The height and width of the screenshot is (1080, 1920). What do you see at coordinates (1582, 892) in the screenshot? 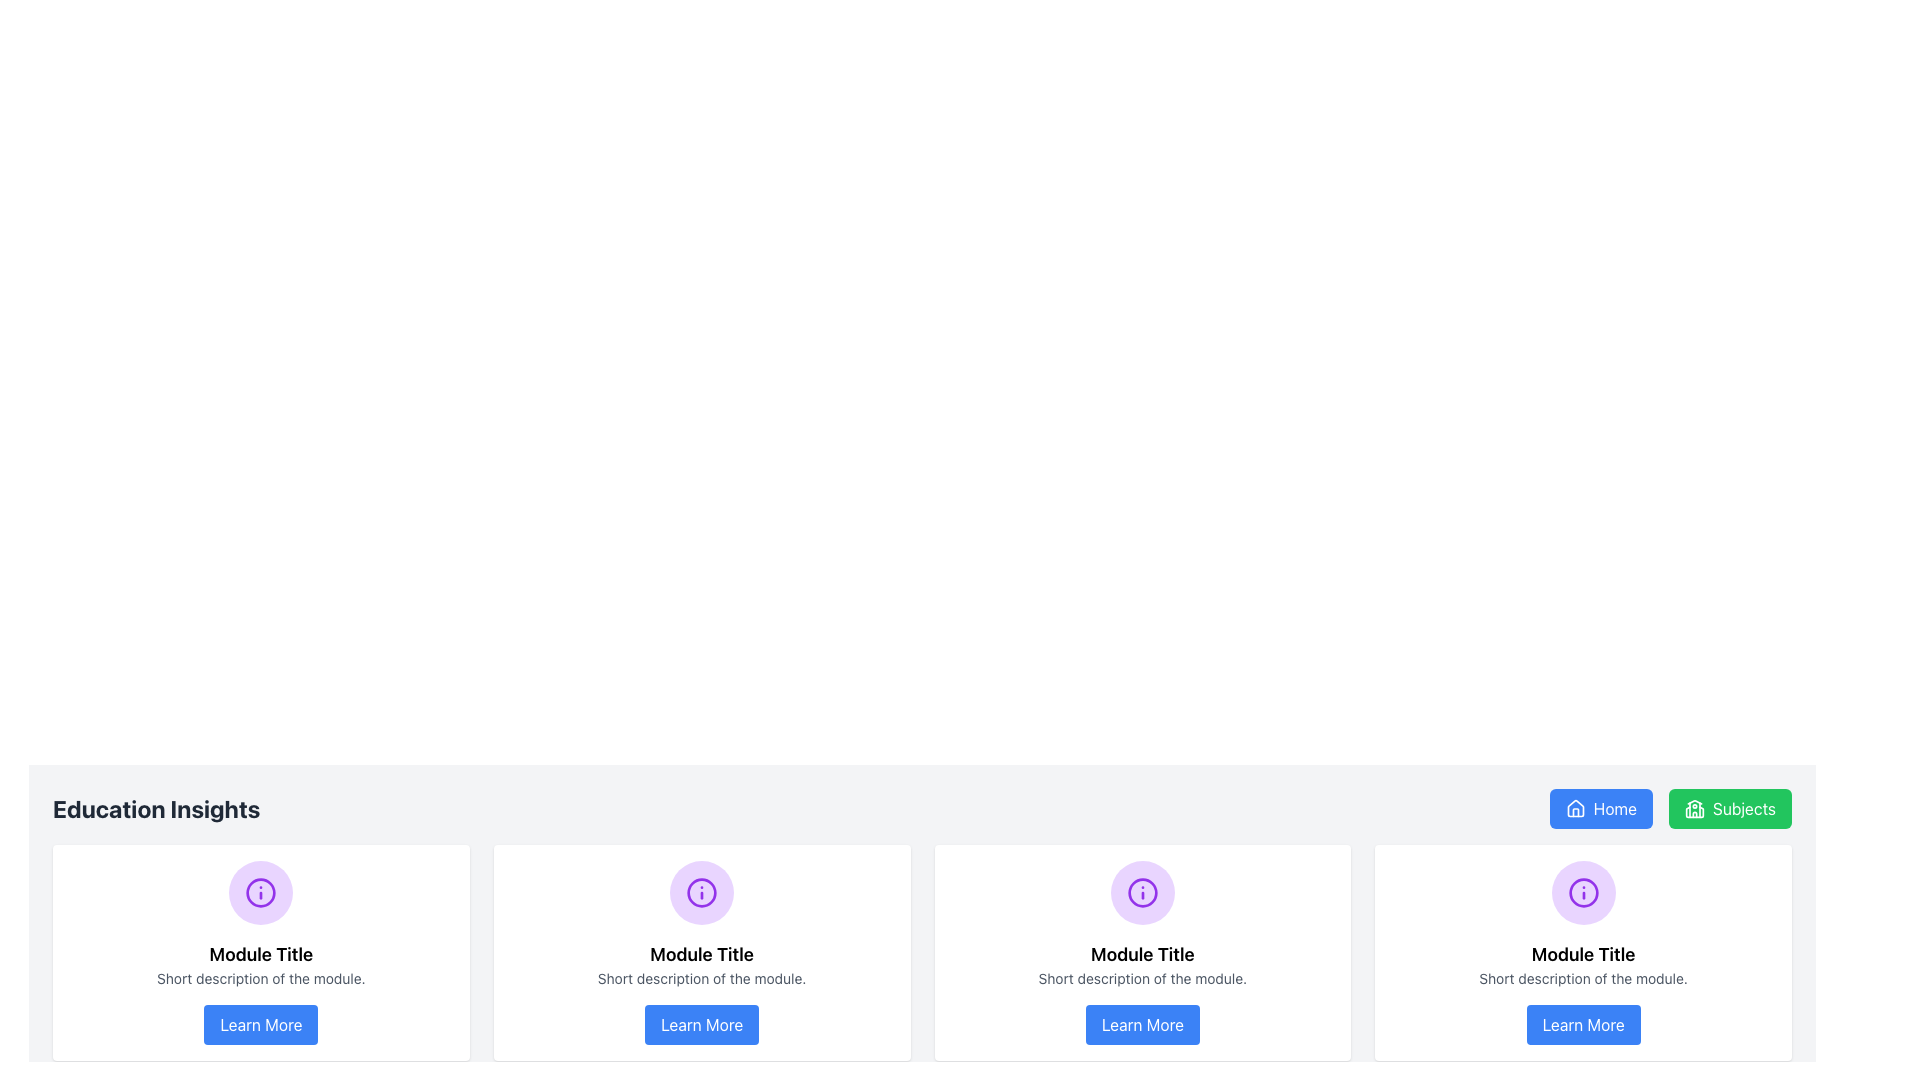
I see `the light purple circular element within the information icon located in the last module card above the text 'Module Title'` at bounding box center [1582, 892].